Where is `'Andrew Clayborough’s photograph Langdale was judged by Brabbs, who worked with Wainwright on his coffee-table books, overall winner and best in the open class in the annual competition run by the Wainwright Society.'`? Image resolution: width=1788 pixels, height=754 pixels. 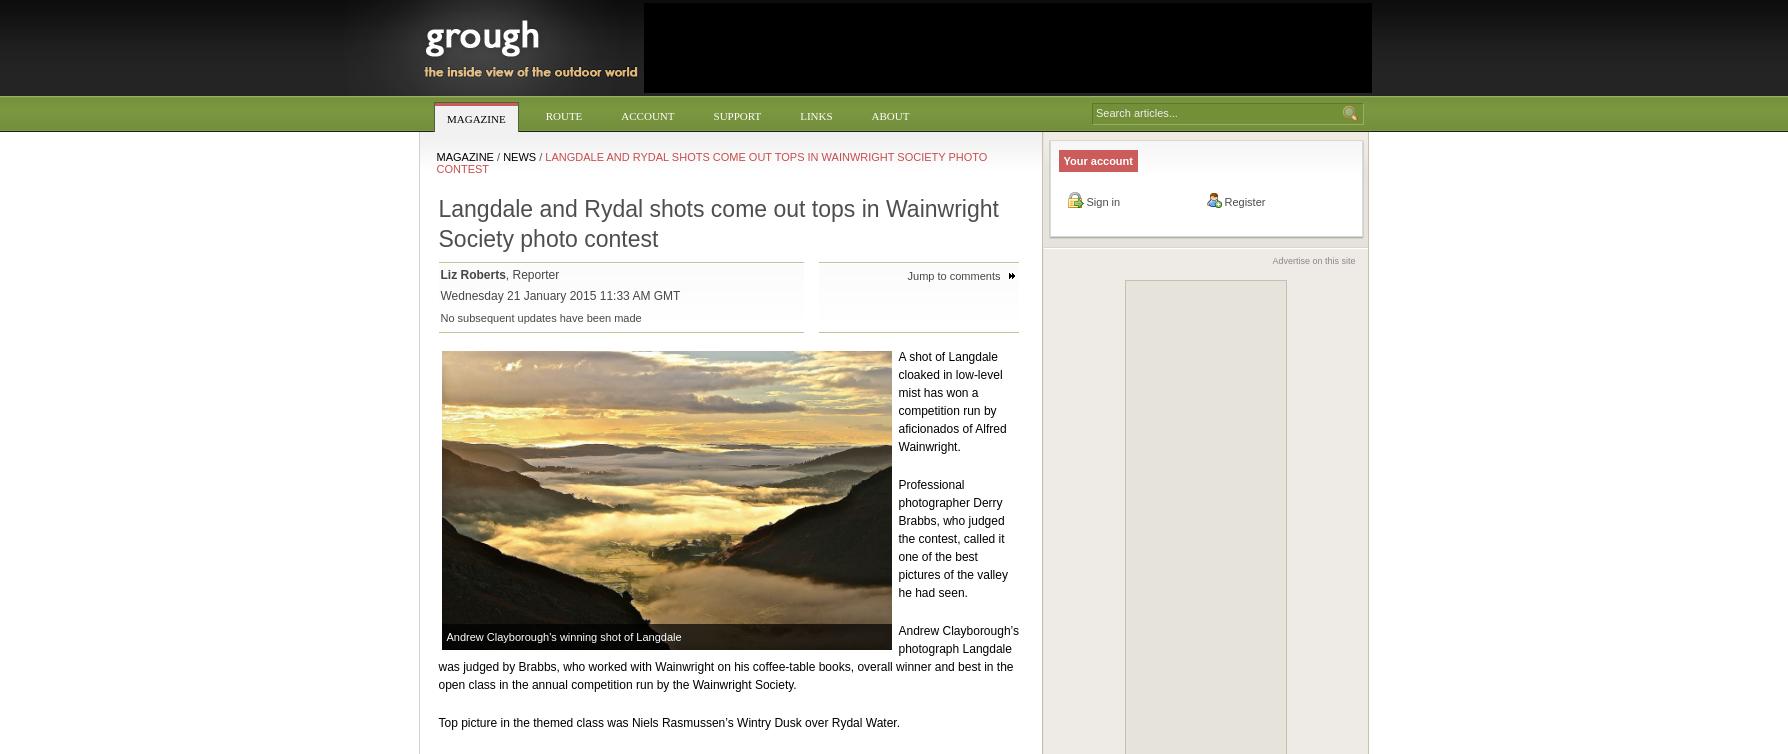 'Andrew Clayborough’s photograph Langdale was judged by Brabbs, who worked with Wainwright on his coffee-table books, overall winner and best in the open class in the annual competition run by the Wainwright Society.' is located at coordinates (437, 657).